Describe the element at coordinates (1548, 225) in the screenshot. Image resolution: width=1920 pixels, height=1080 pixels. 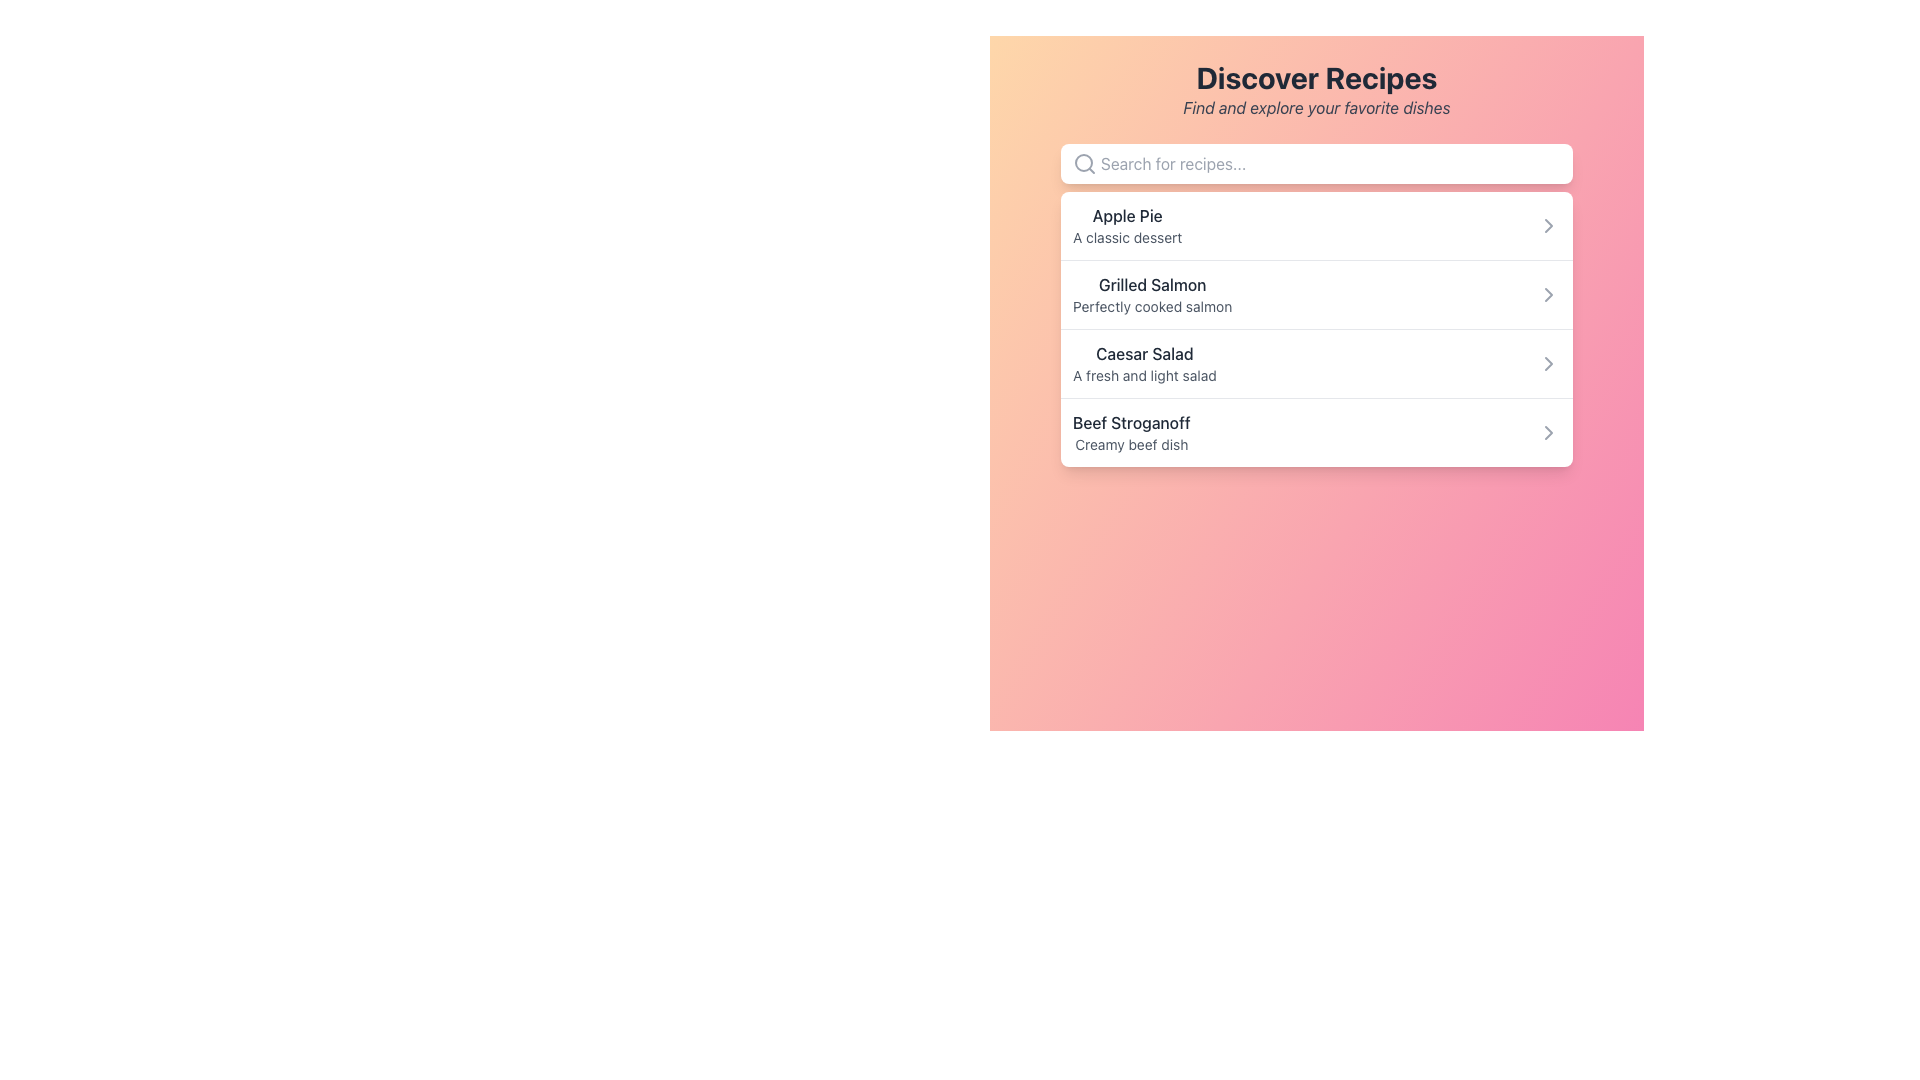
I see `the right-pointing chevron icon associated with the 'Apple Pie' entry` at that location.